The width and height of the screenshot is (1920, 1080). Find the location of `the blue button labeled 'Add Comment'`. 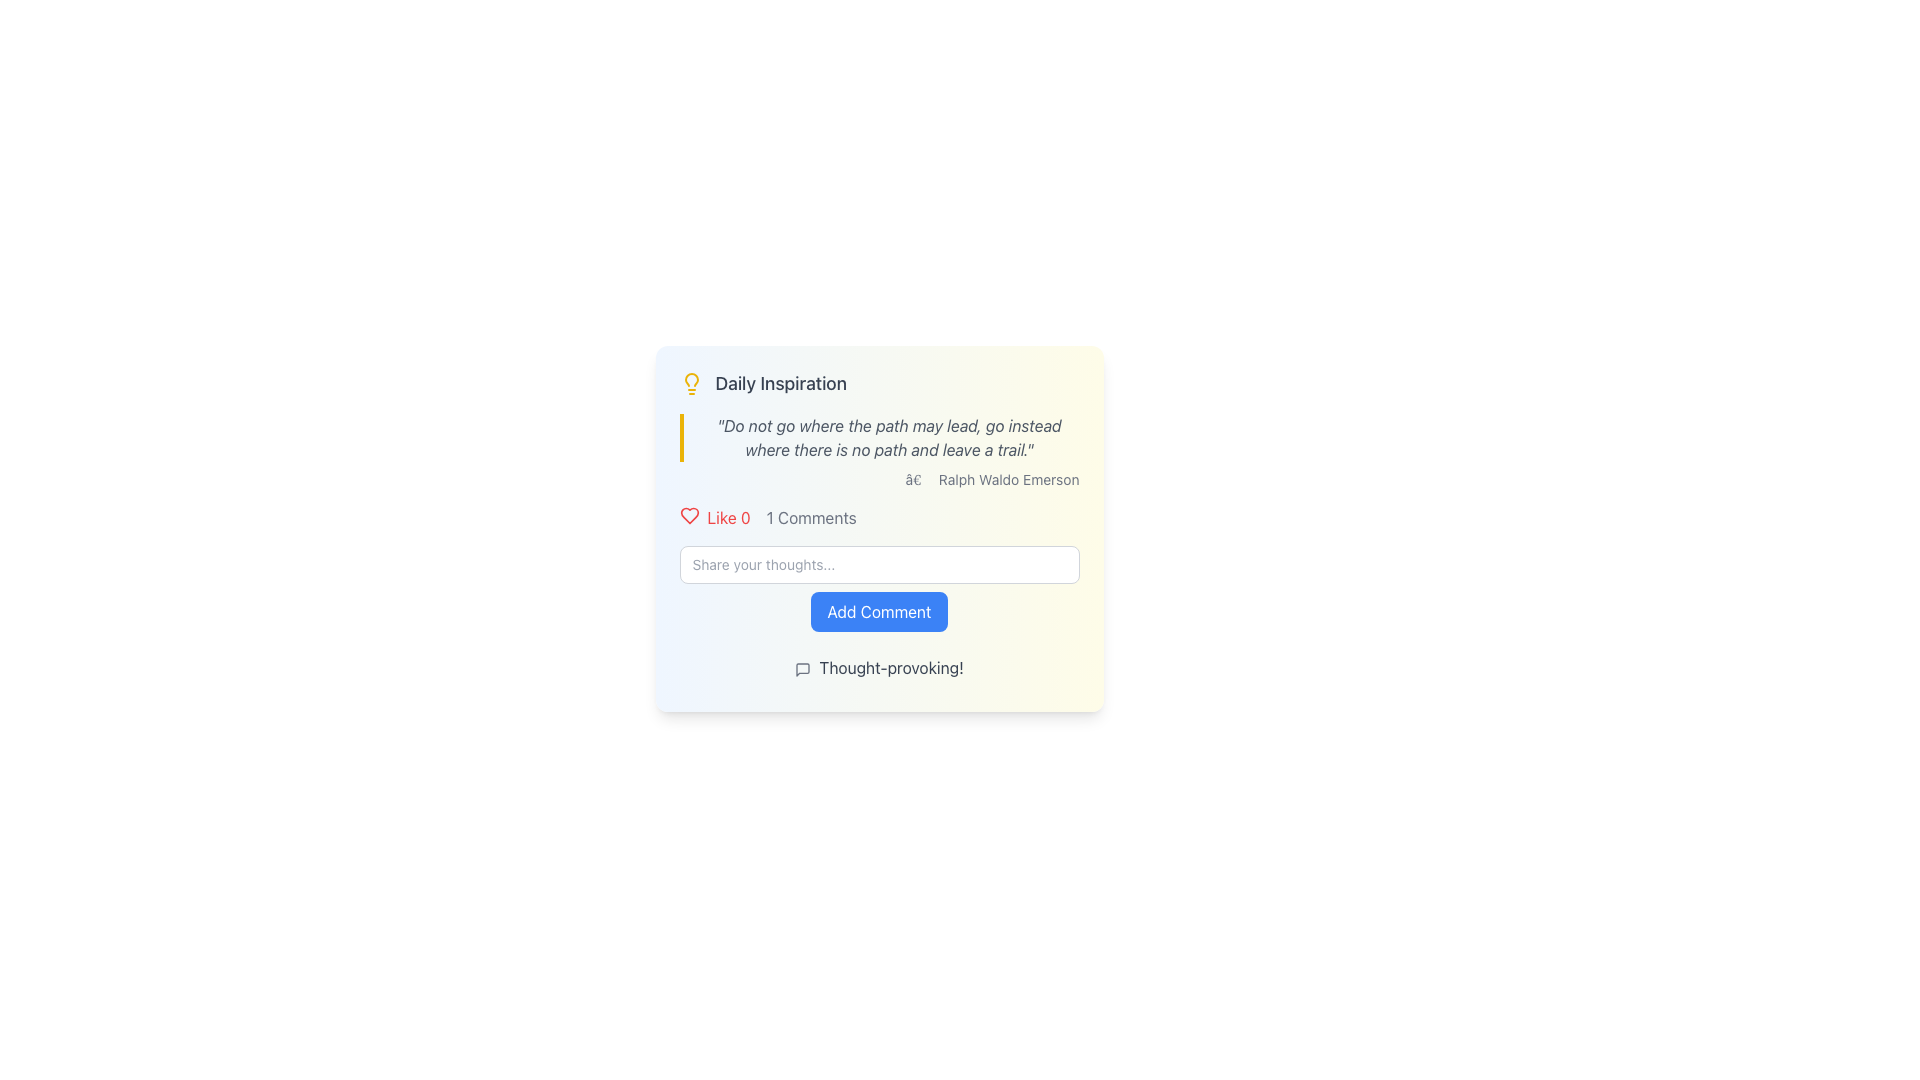

the blue button labeled 'Add Comment' is located at coordinates (879, 588).